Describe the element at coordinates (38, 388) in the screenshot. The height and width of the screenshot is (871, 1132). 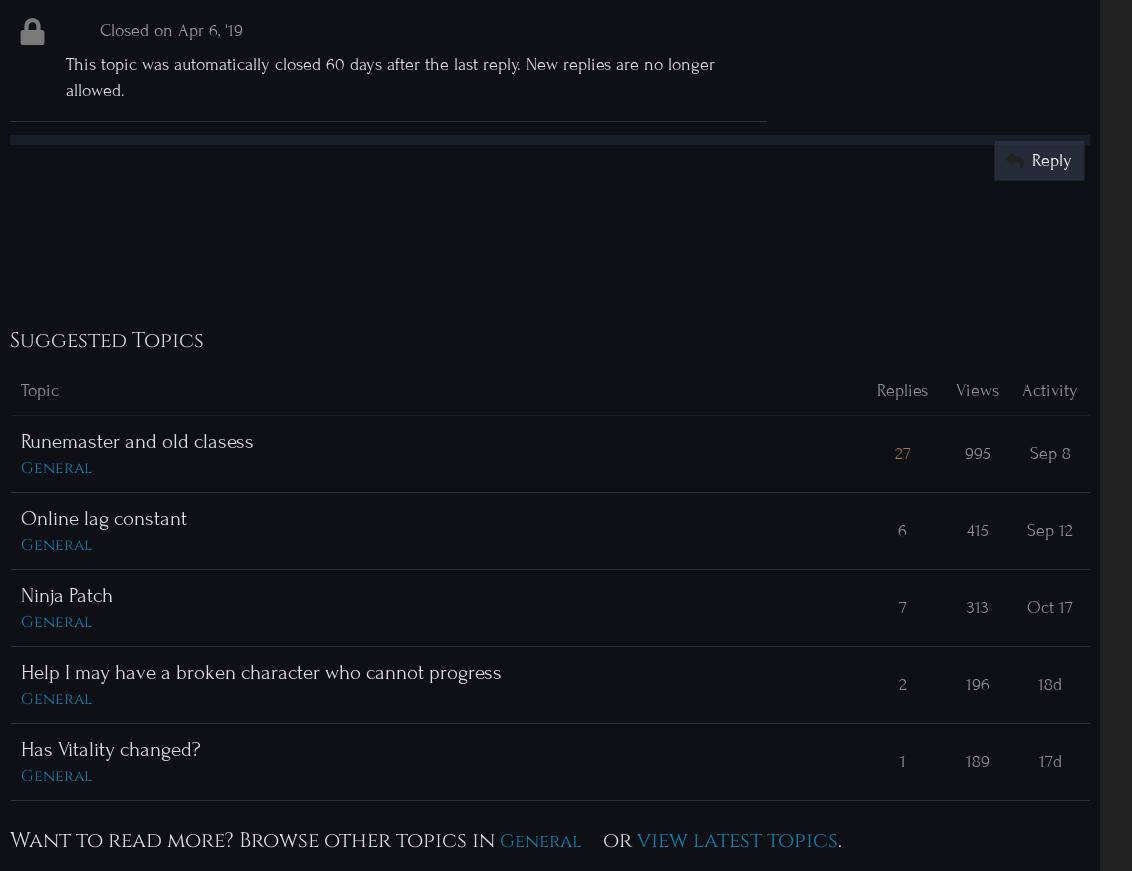
I see `'Topic'` at that location.